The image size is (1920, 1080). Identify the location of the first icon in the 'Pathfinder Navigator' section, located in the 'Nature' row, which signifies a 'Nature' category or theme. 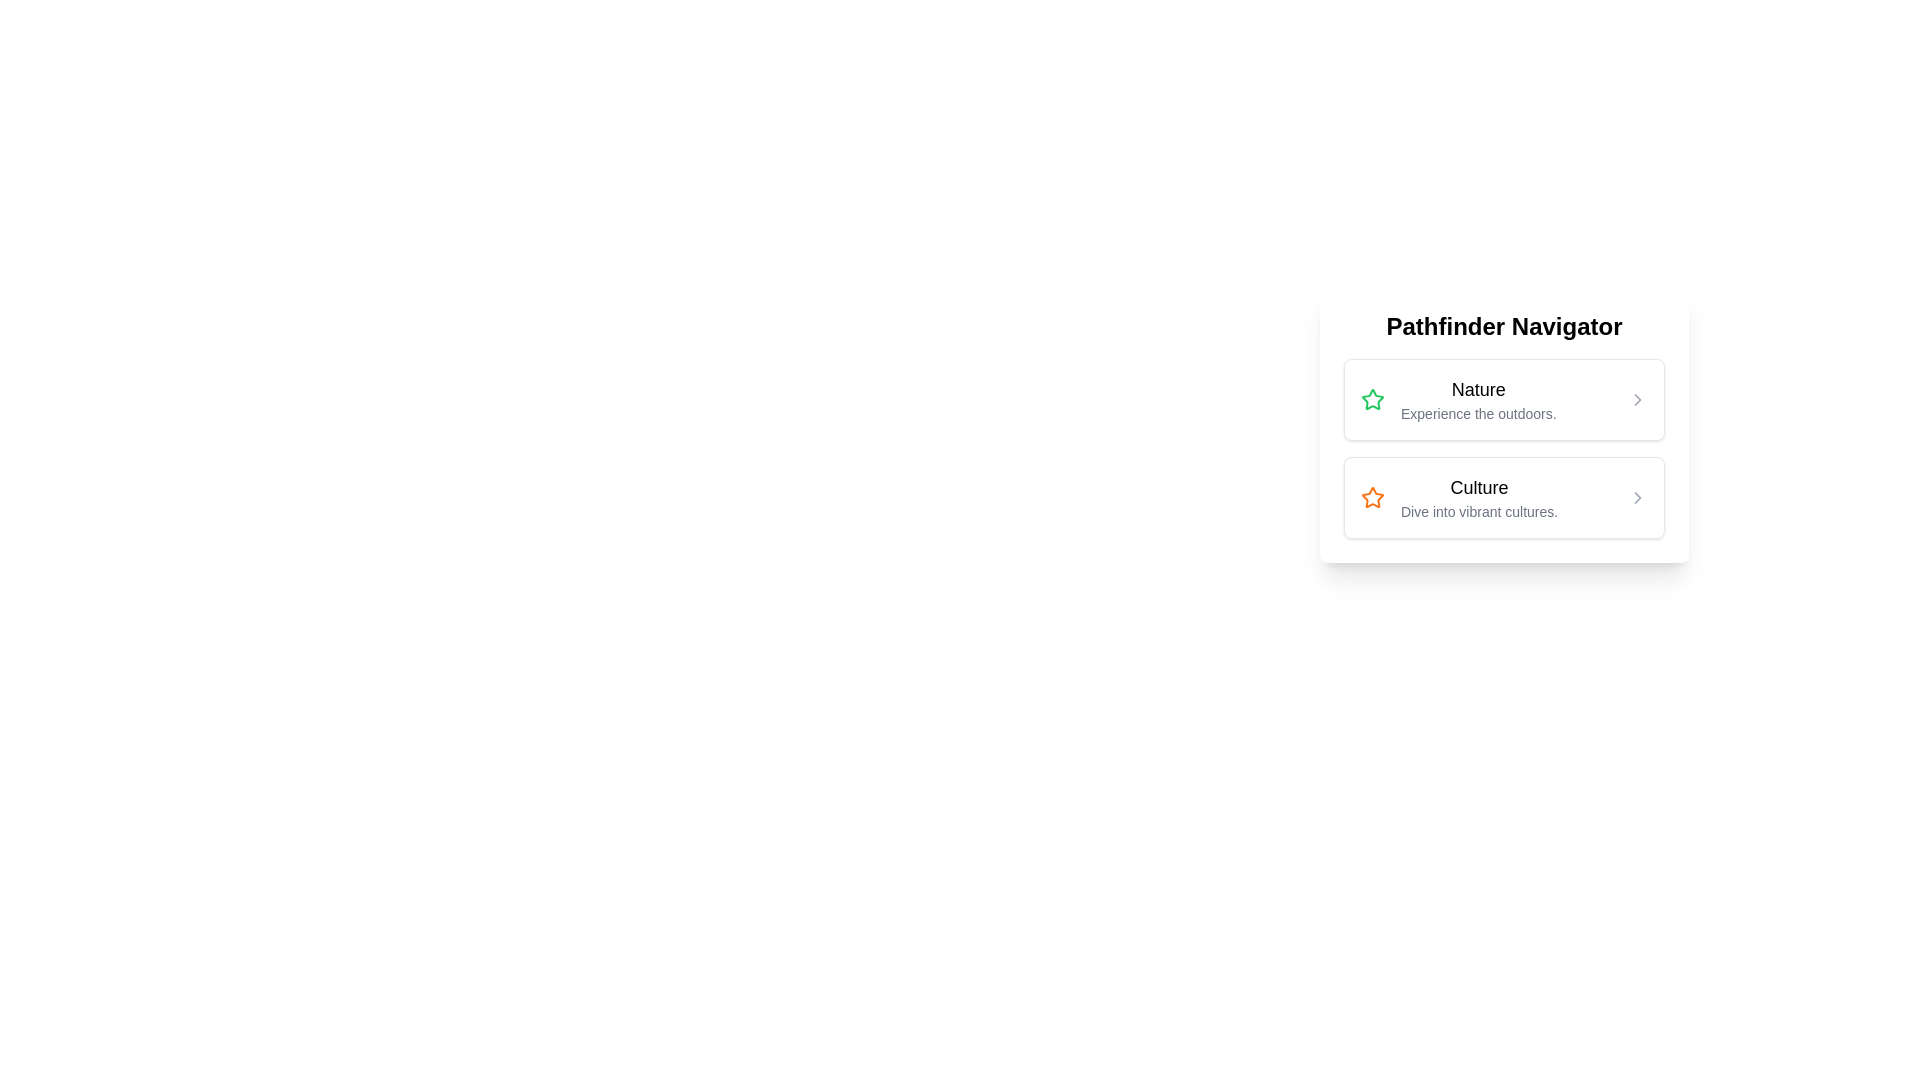
(1371, 400).